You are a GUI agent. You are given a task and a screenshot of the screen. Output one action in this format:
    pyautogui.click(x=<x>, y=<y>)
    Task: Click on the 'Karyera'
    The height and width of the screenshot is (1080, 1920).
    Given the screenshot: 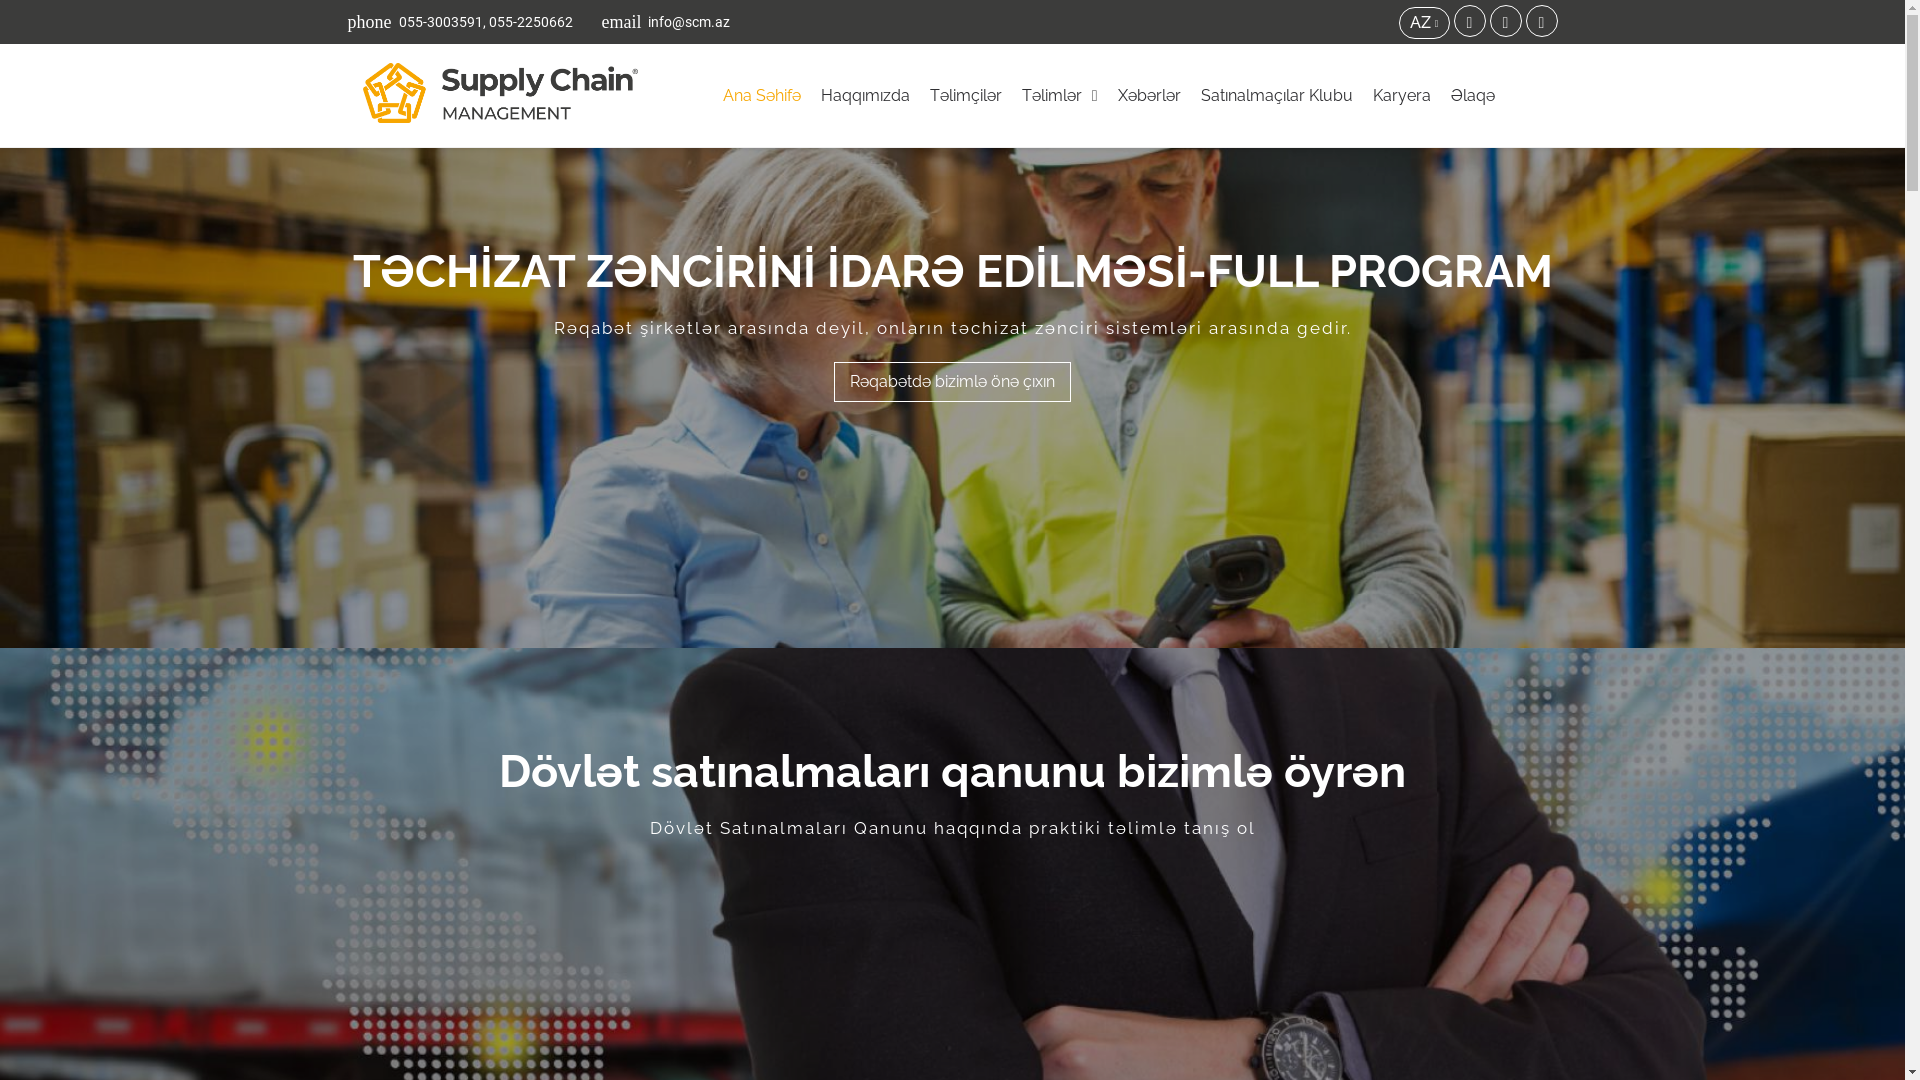 What is the action you would take?
    pyautogui.click(x=1368, y=96)
    